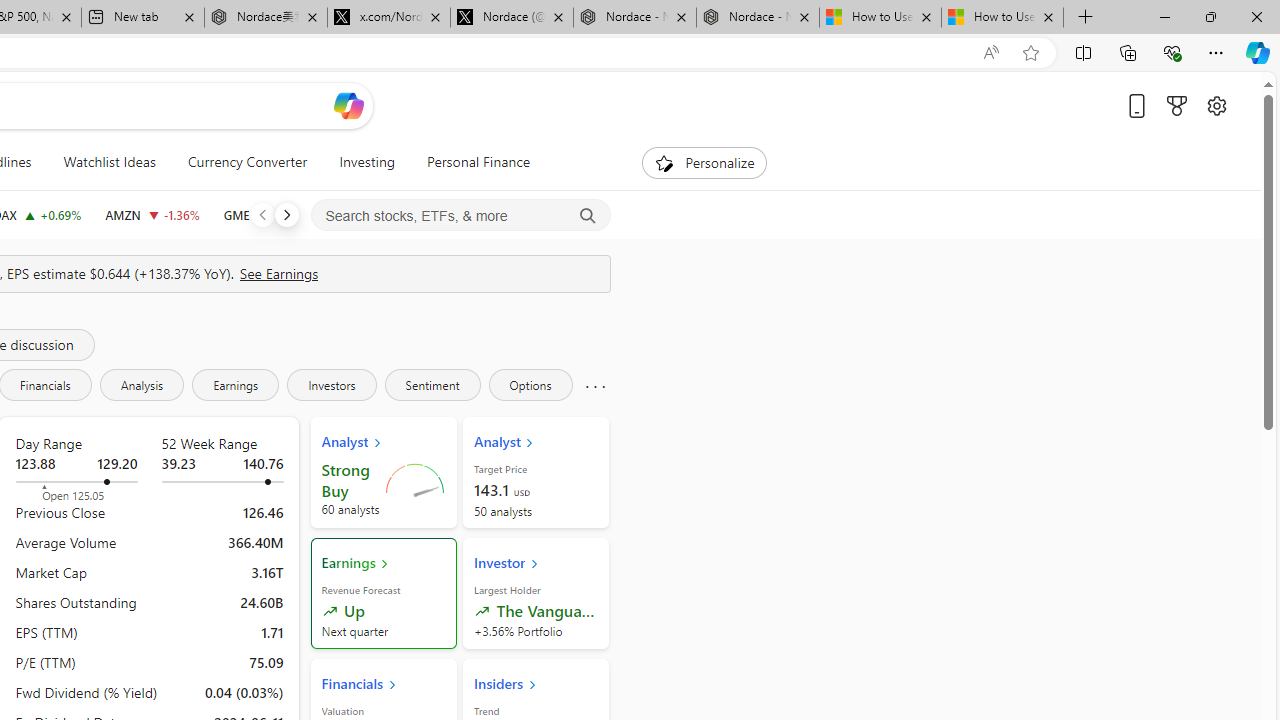 The image size is (1280, 720). What do you see at coordinates (285, 214) in the screenshot?
I see `'Next'` at bounding box center [285, 214].